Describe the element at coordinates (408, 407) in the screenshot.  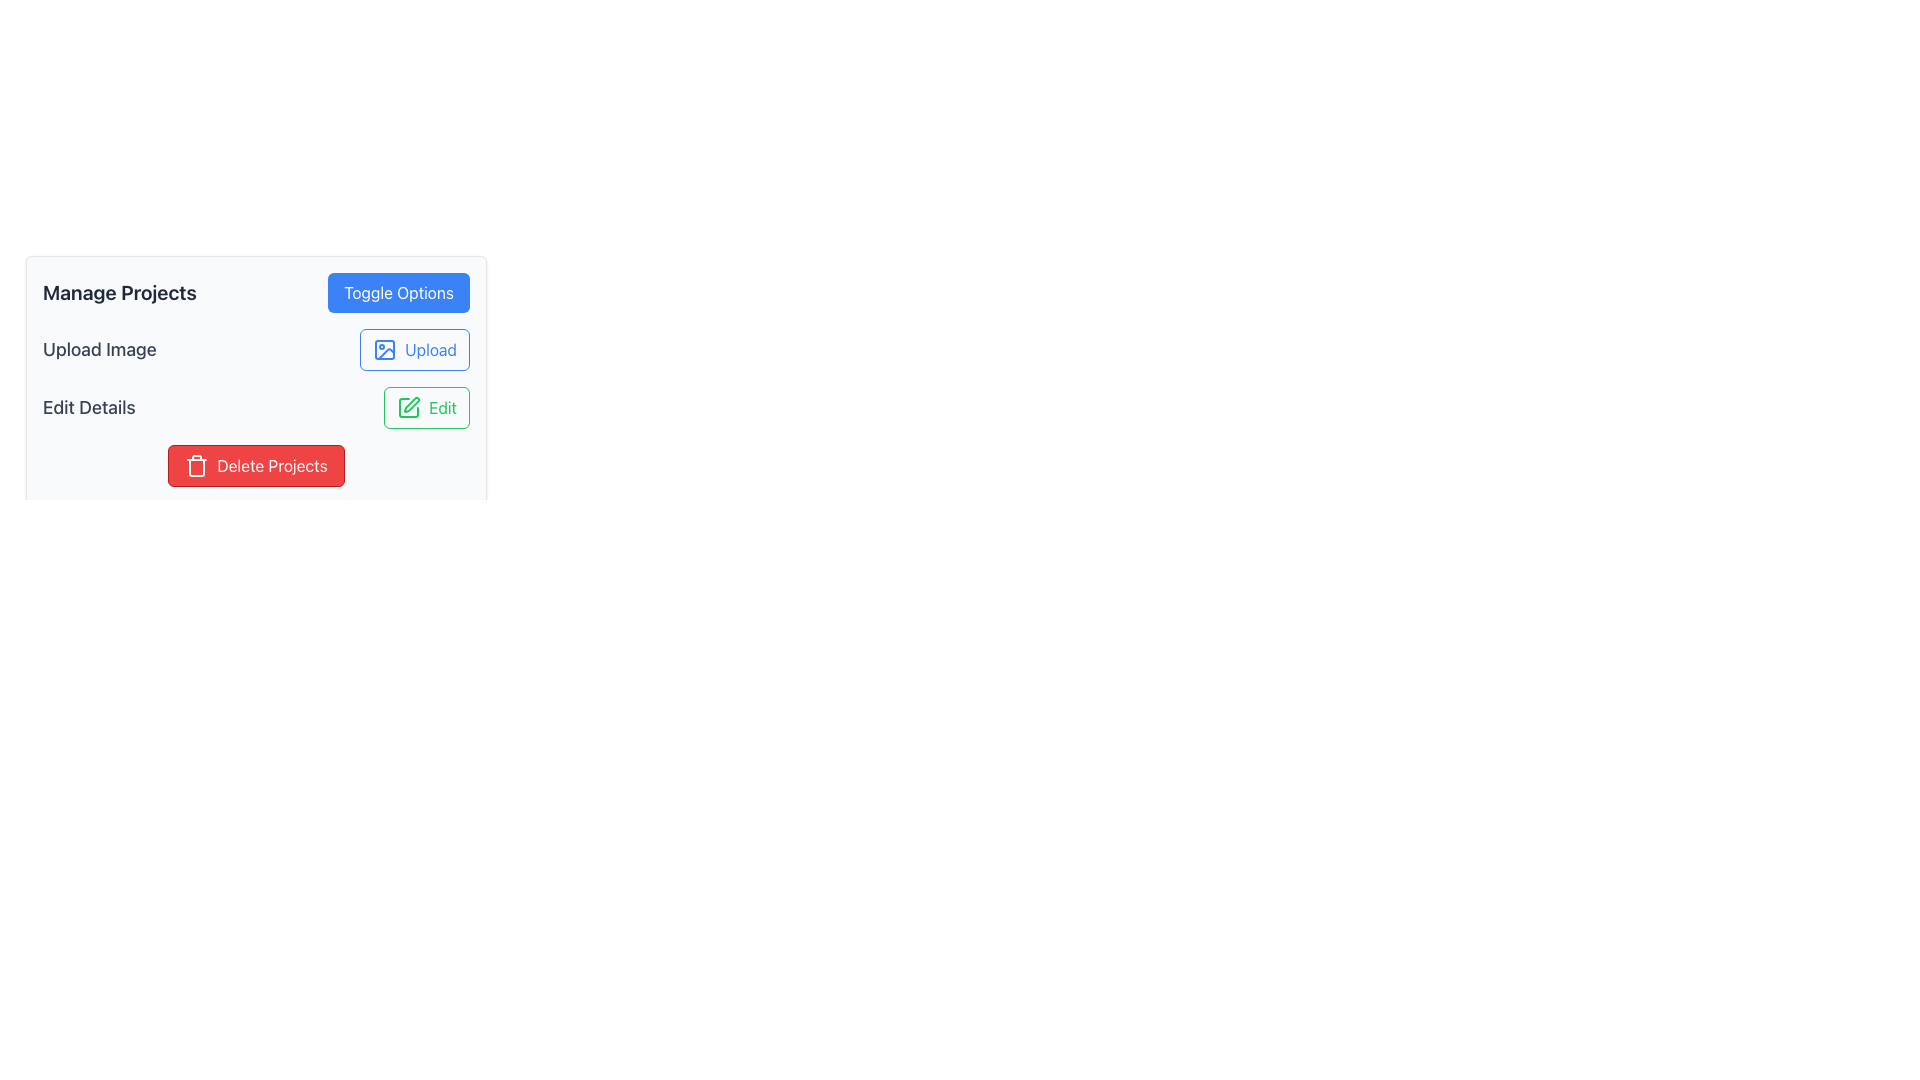
I see `the 'Edit' icon located in the 'Edit Details' section, which is positioned to the right of the 'Upload' button` at that location.